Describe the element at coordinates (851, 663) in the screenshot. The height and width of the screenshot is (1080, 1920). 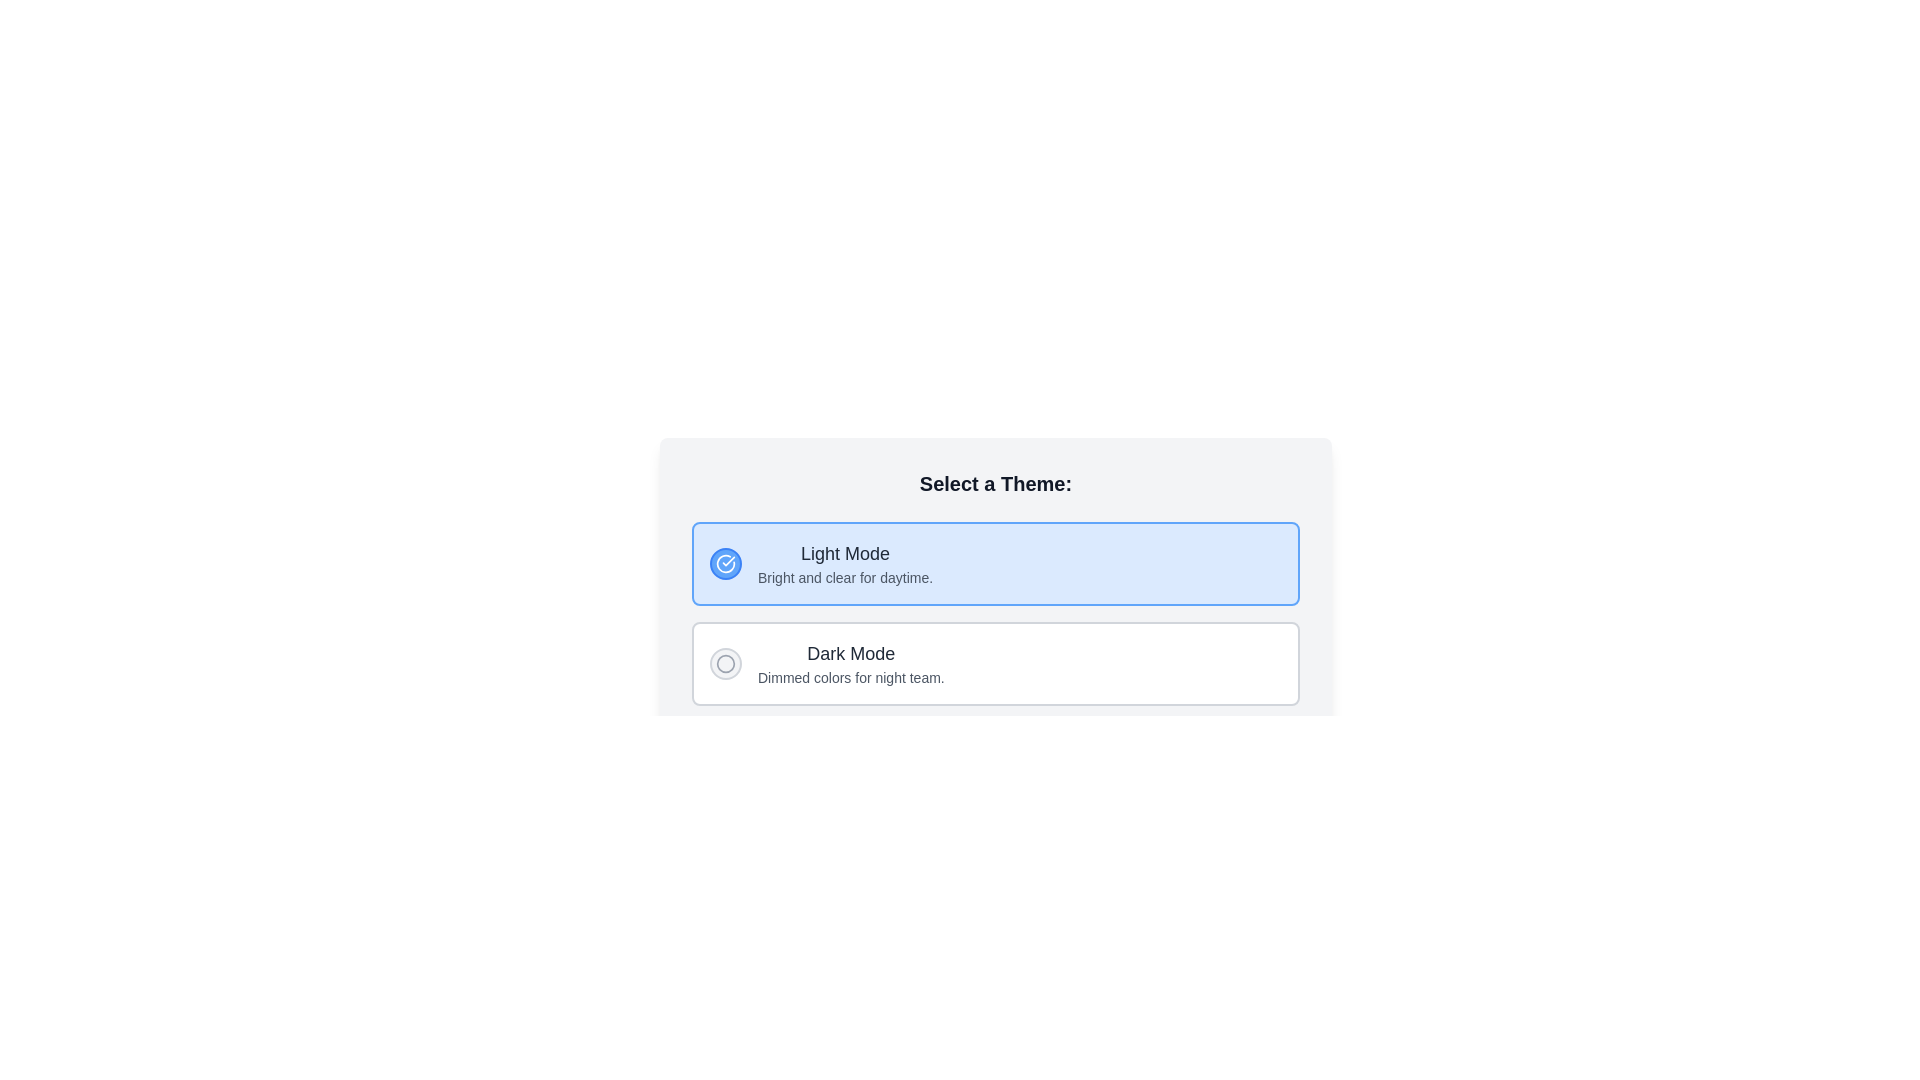
I see `details displayed in the text block for the 'Dark Mode' option in the theme selection menu, located beneath the 'Light Mode' option` at that location.